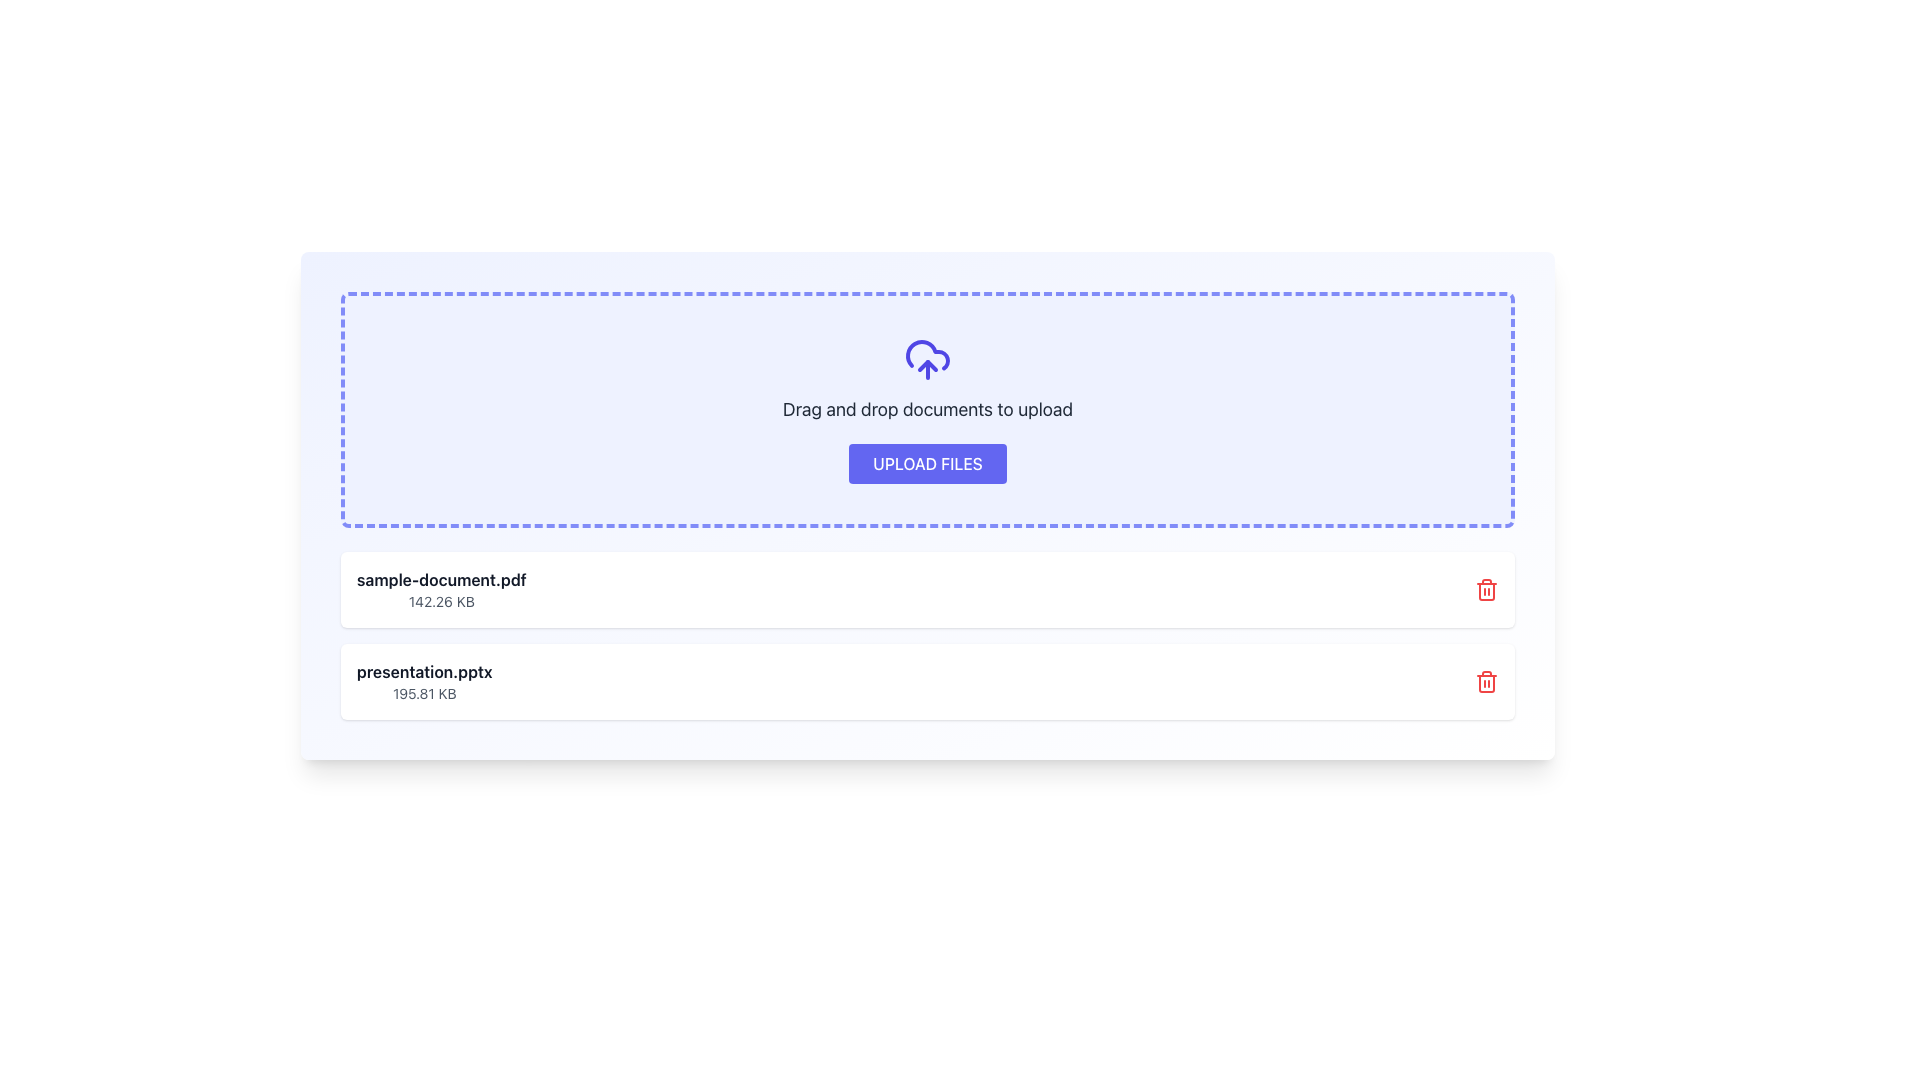  I want to click on the text label displaying the file size for 'sample-document.pdf', located directly underneath the file name in the list of uploaded files, so click(440, 600).